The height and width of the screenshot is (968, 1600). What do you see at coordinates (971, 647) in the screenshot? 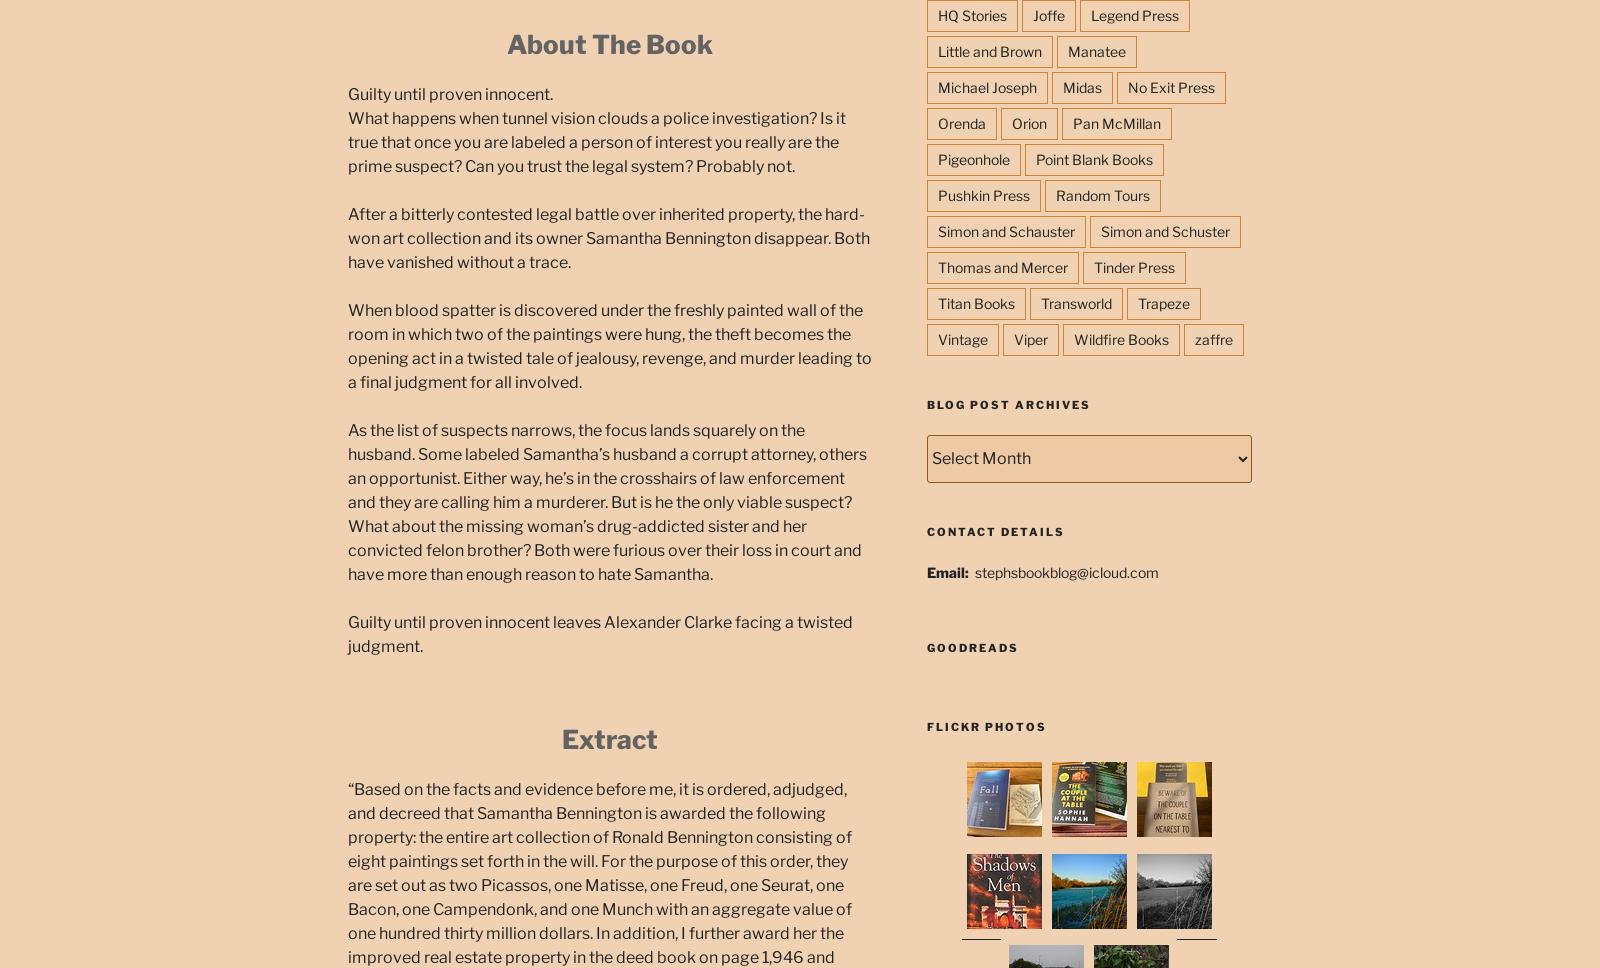
I see `'Goodreads'` at bounding box center [971, 647].